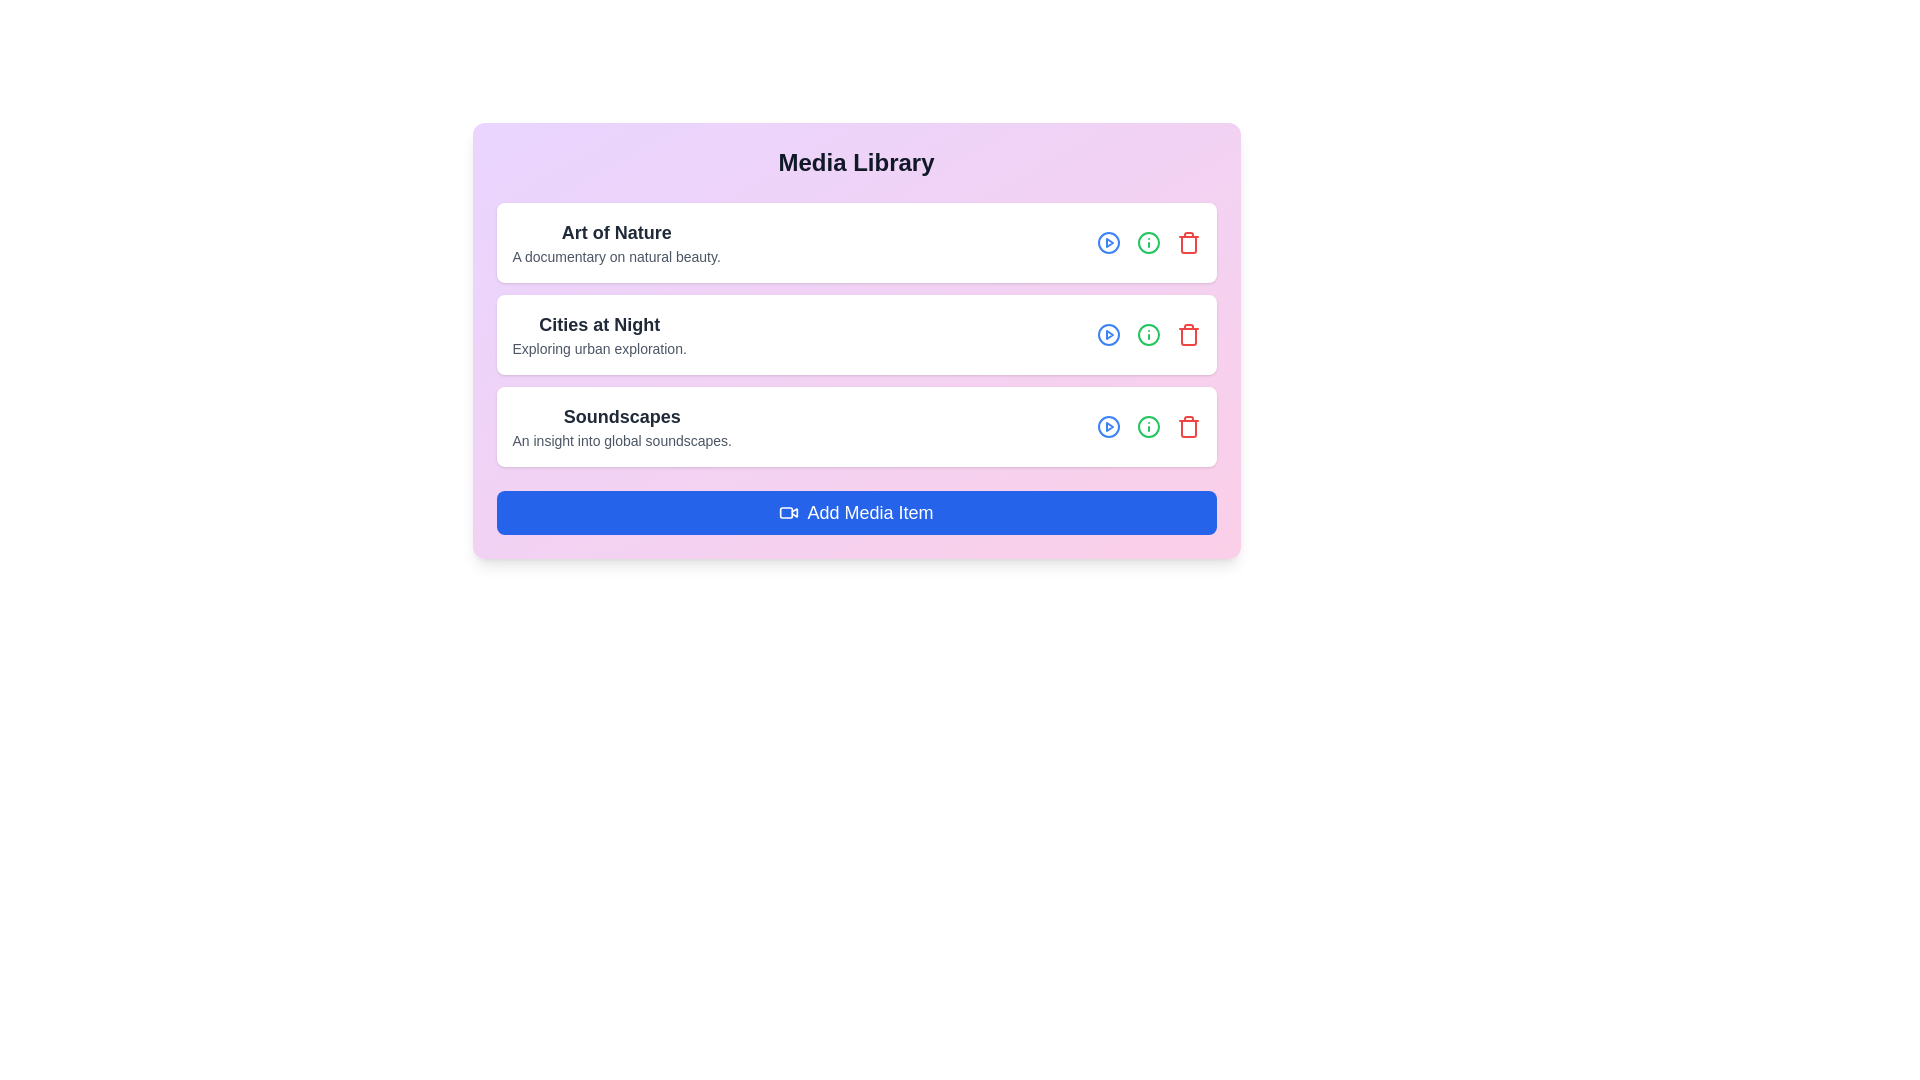 This screenshot has width=1920, height=1080. What do you see at coordinates (1107, 426) in the screenshot?
I see `the play icon for the media item titled 'Soundscapes'` at bounding box center [1107, 426].